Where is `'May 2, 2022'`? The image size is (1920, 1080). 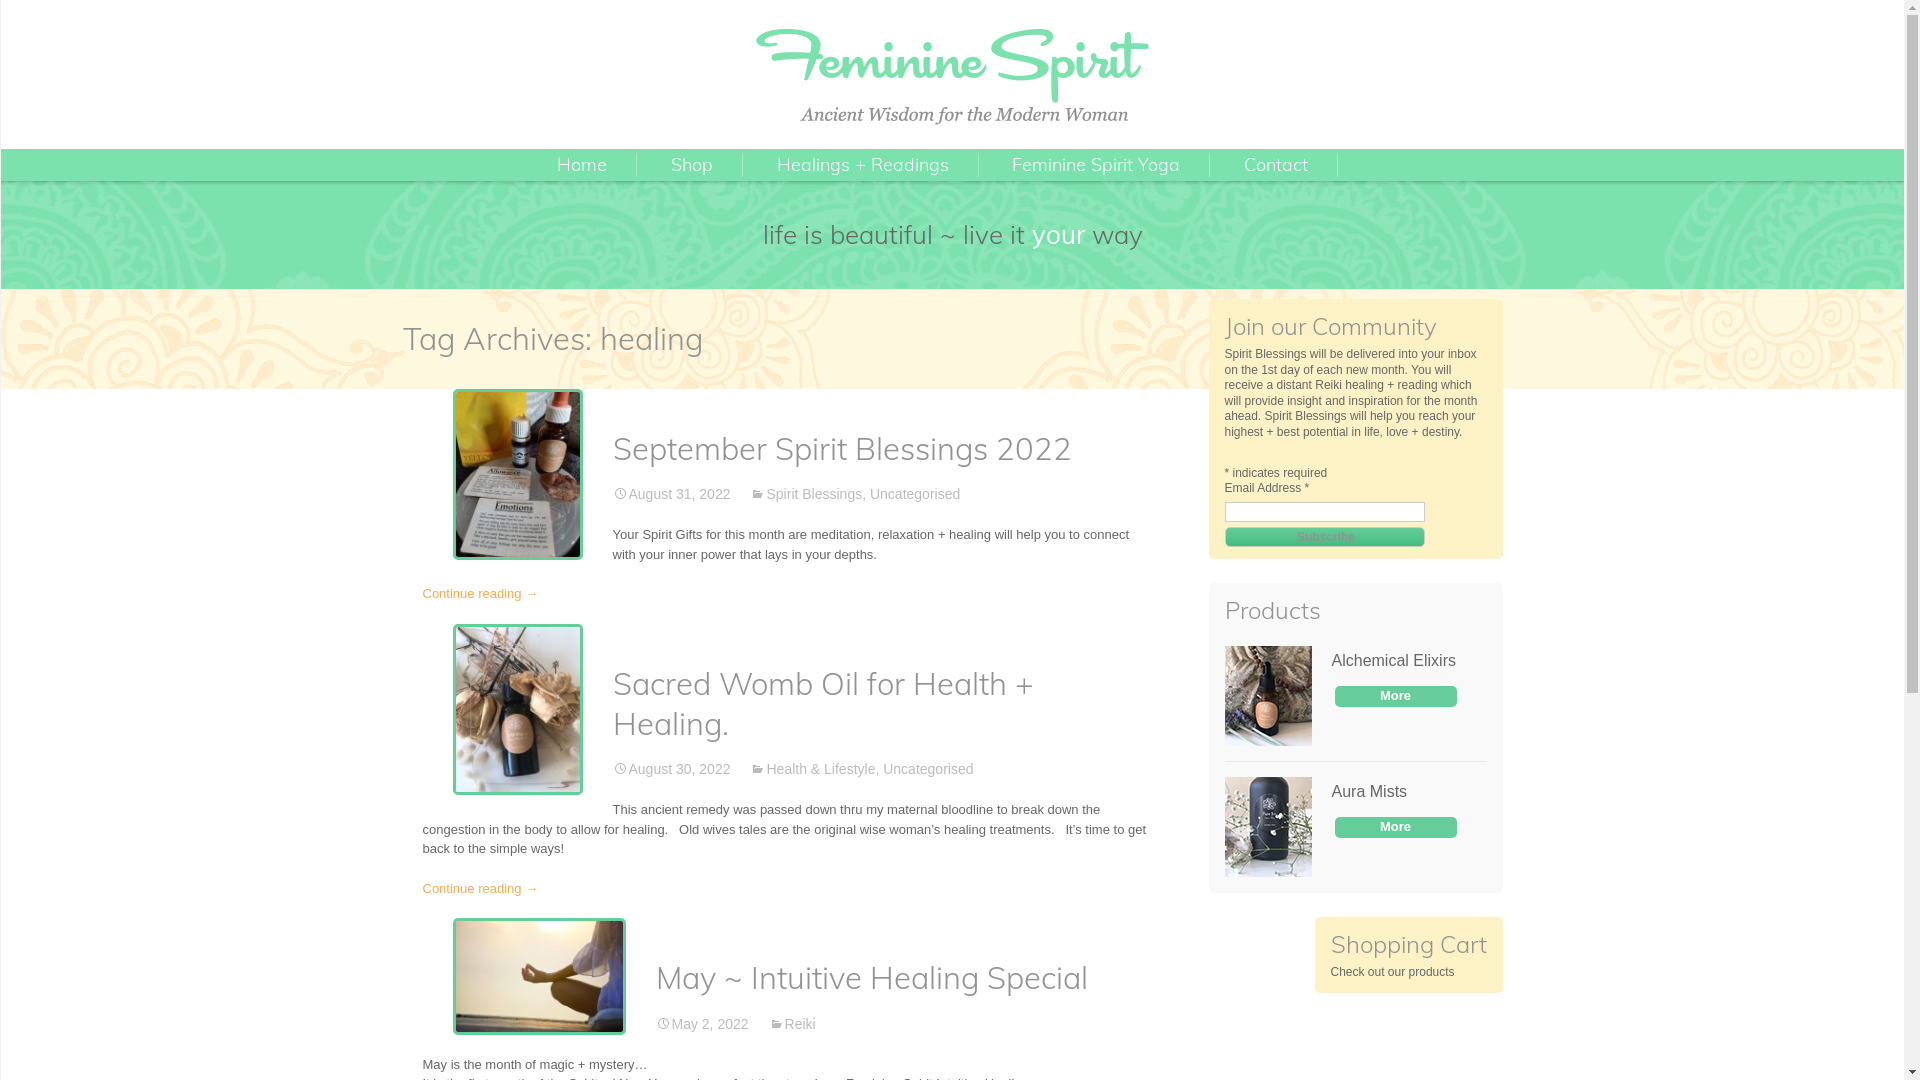 'May 2, 2022' is located at coordinates (702, 1023).